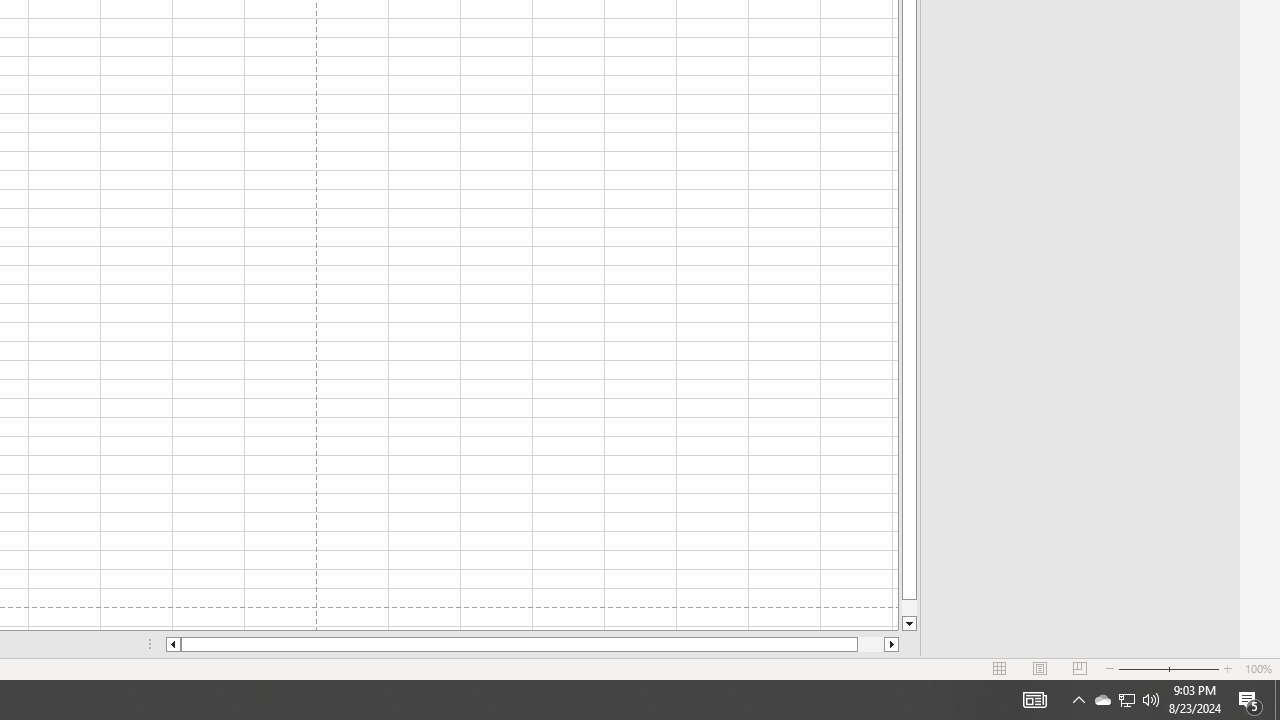 The image size is (1280, 720). I want to click on 'Page down', so click(908, 607).